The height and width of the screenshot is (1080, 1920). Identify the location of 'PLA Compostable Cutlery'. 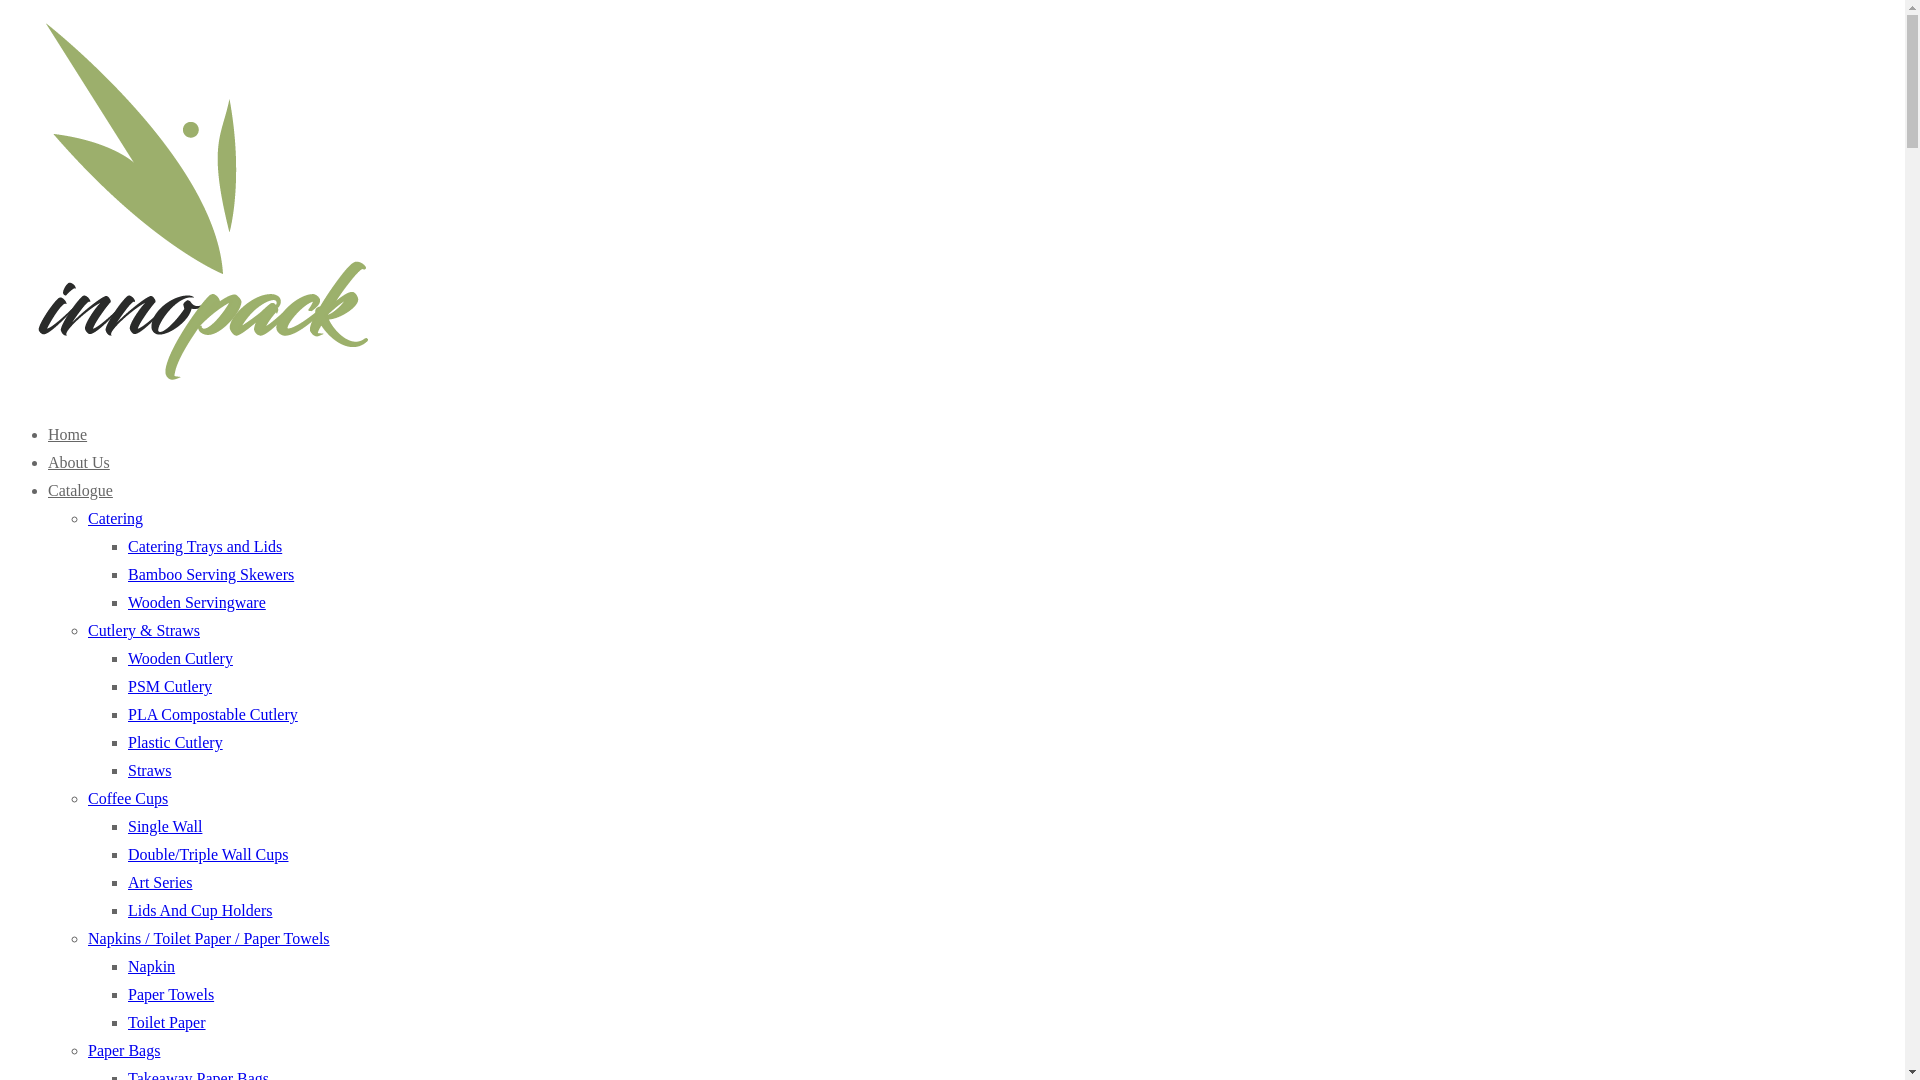
(212, 713).